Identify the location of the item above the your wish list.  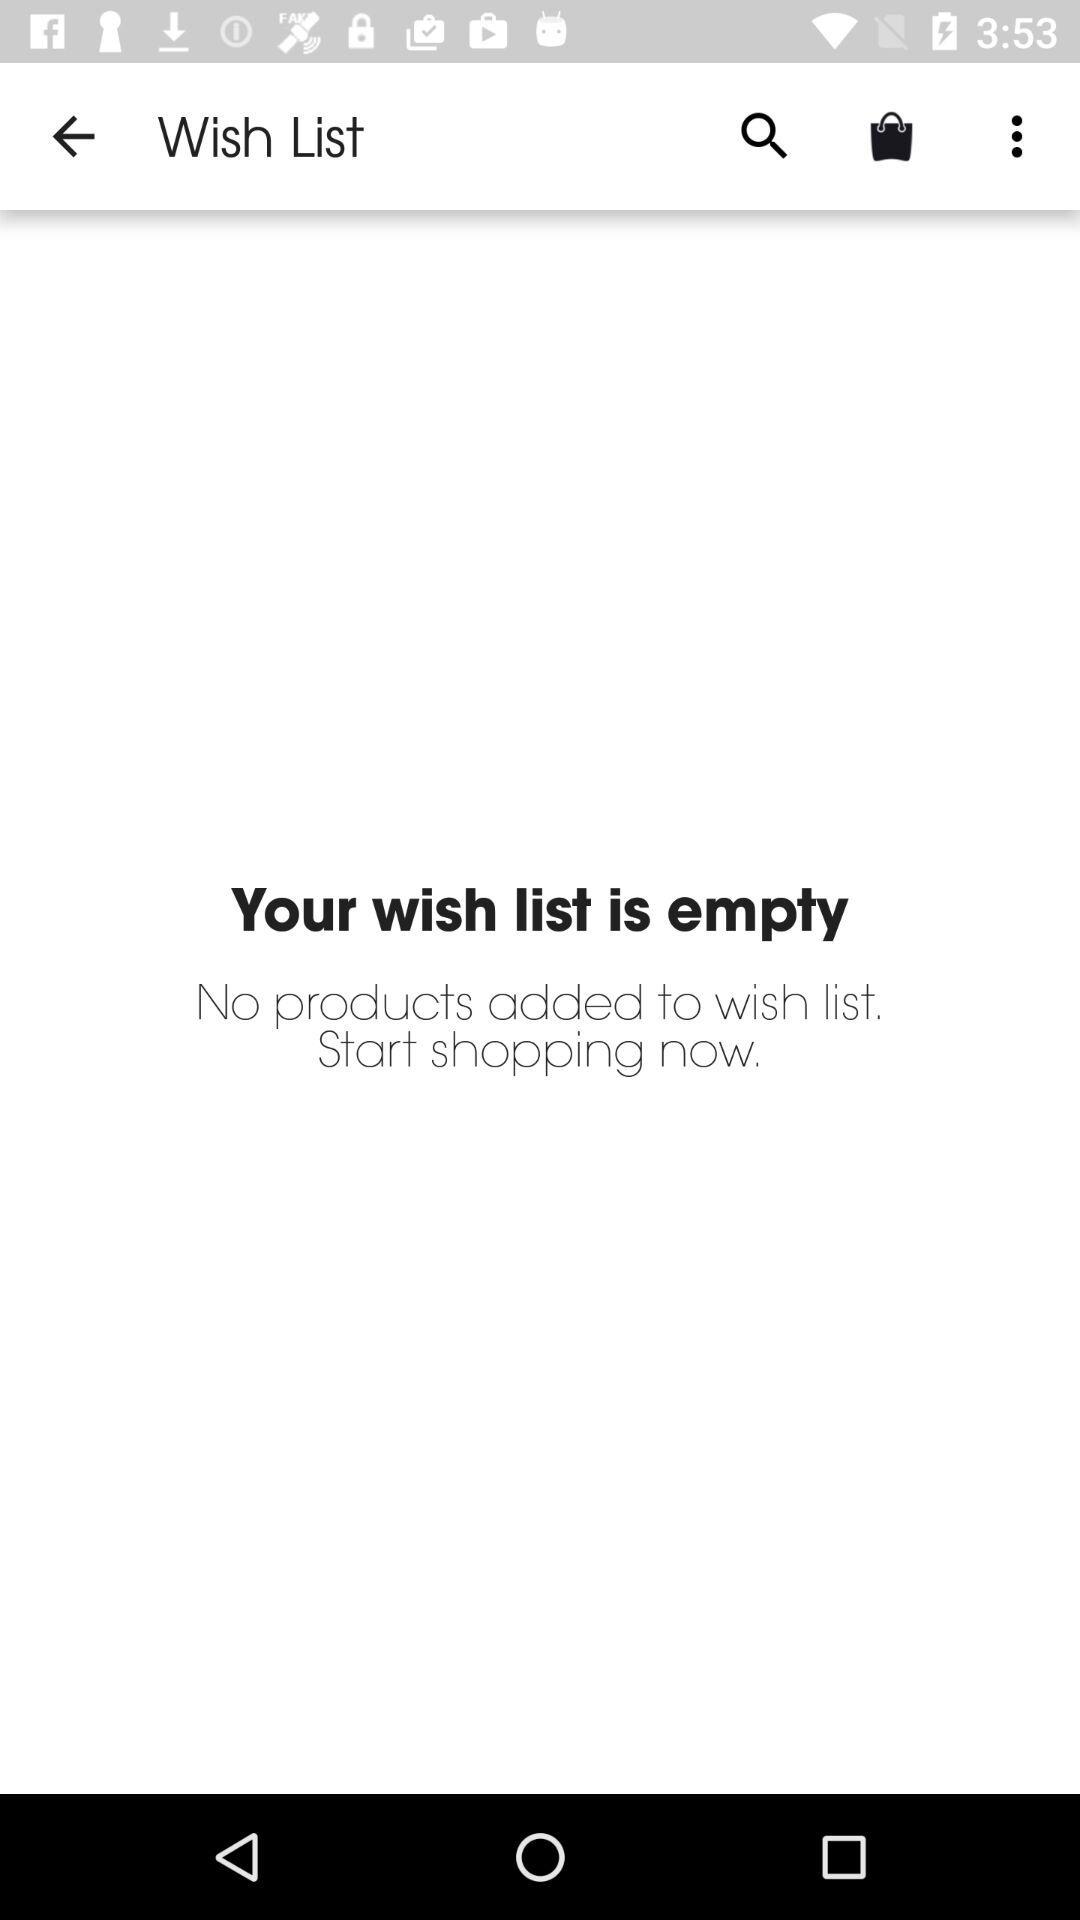
(1017, 135).